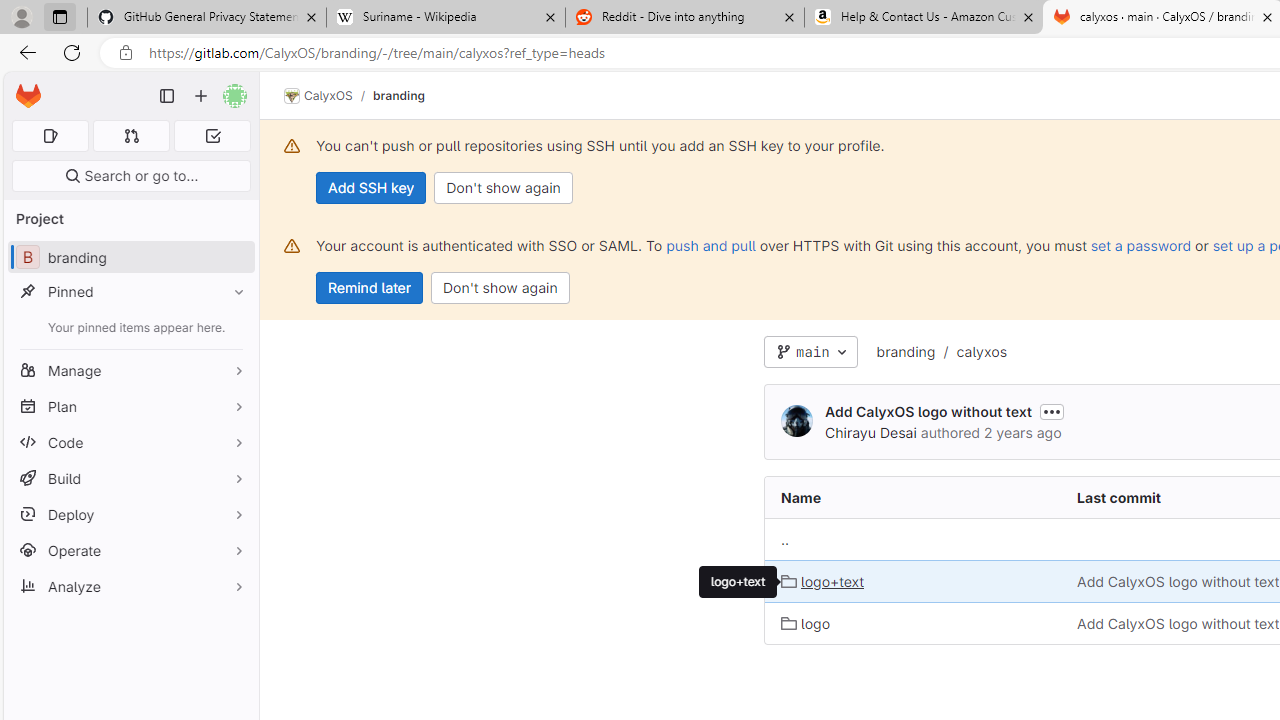  Describe the element at coordinates (130, 256) in the screenshot. I see `'B branding'` at that location.